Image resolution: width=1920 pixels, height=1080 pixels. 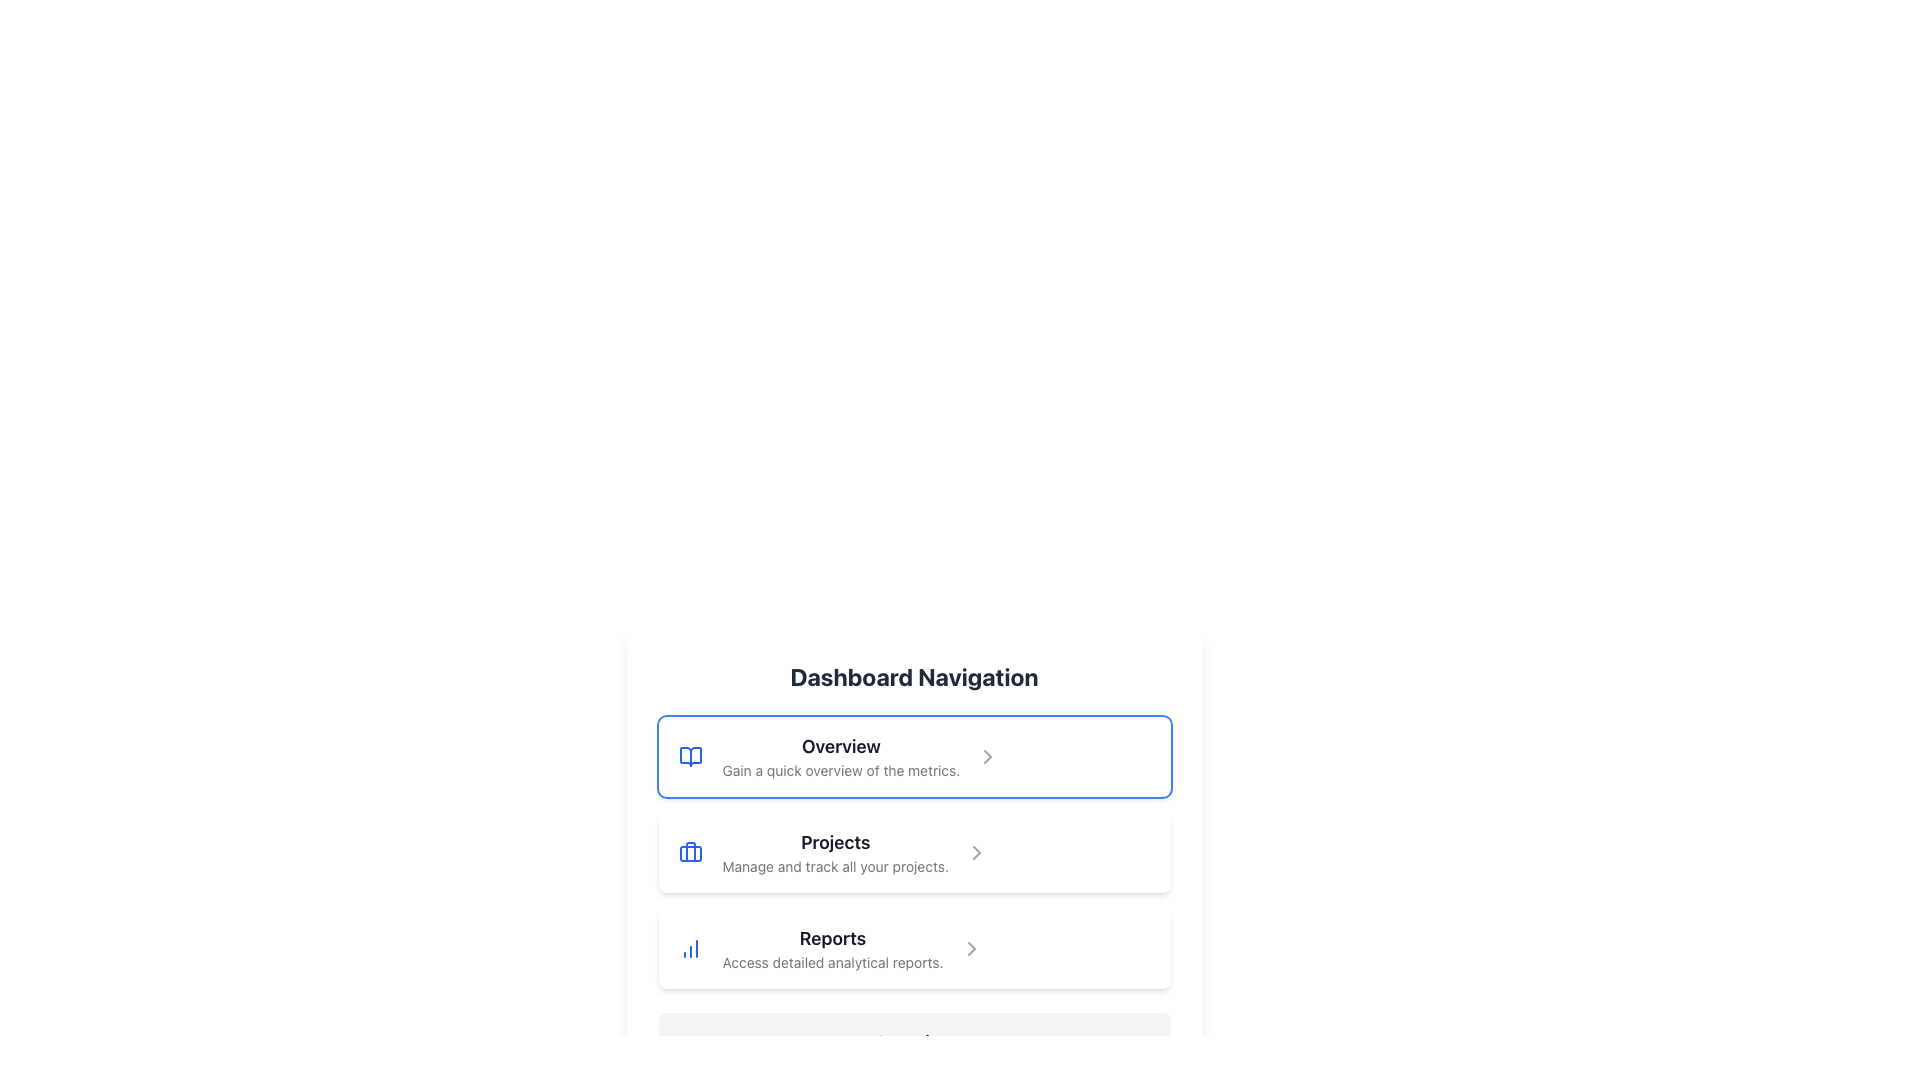 I want to click on the 'Reports' text label, so click(x=833, y=947).